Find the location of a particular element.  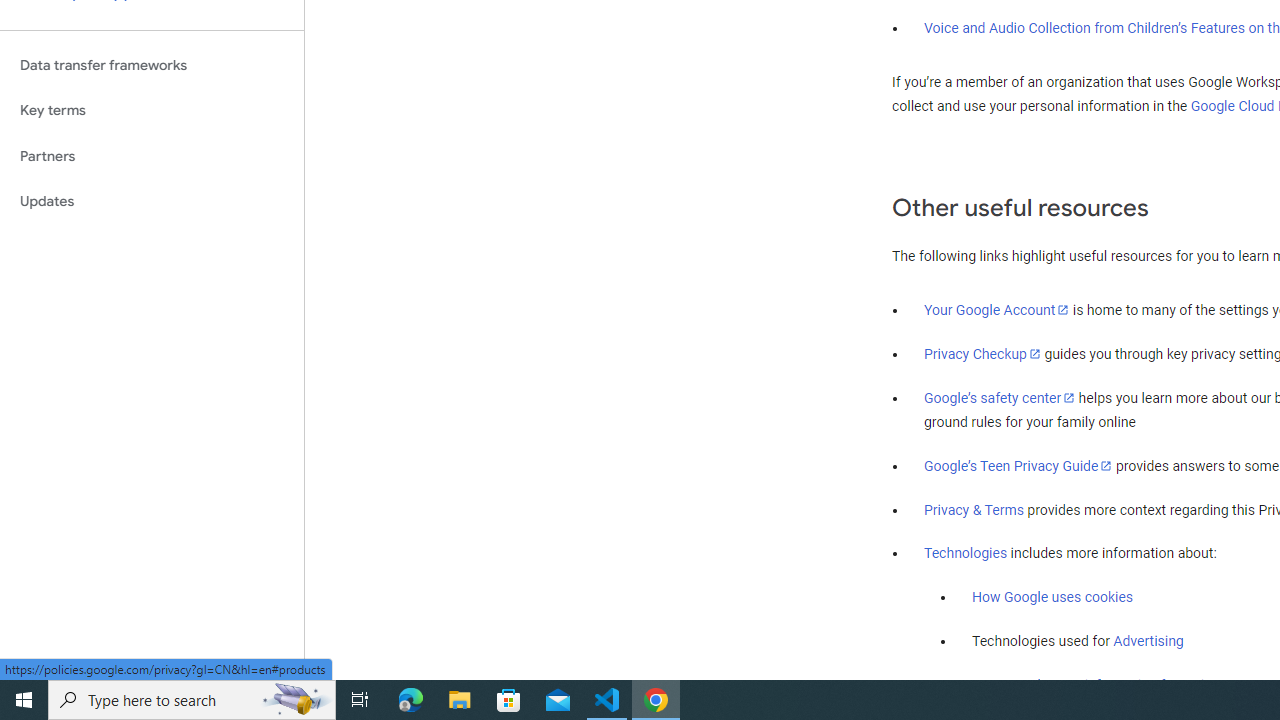

'Data transfer frameworks' is located at coordinates (151, 64).